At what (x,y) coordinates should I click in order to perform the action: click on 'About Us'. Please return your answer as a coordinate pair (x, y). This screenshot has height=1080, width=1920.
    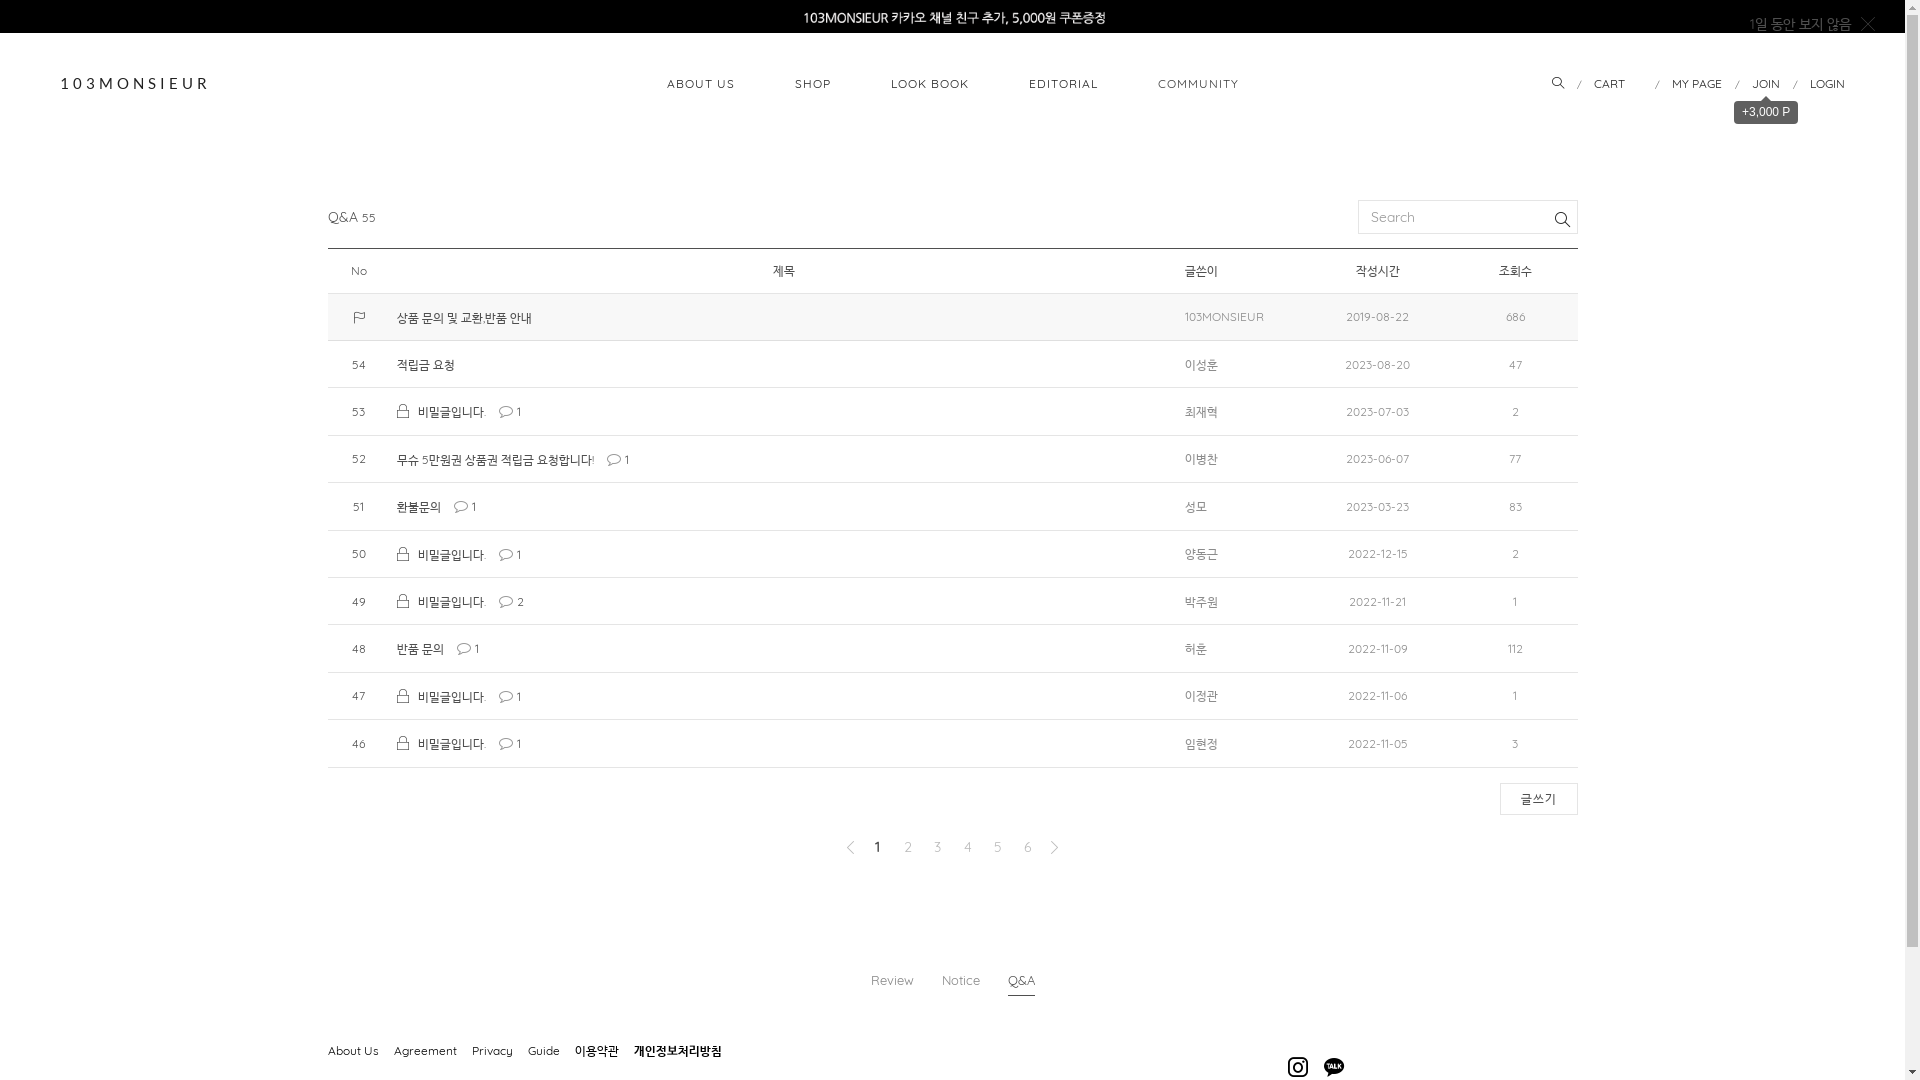
    Looking at the image, I should click on (360, 1049).